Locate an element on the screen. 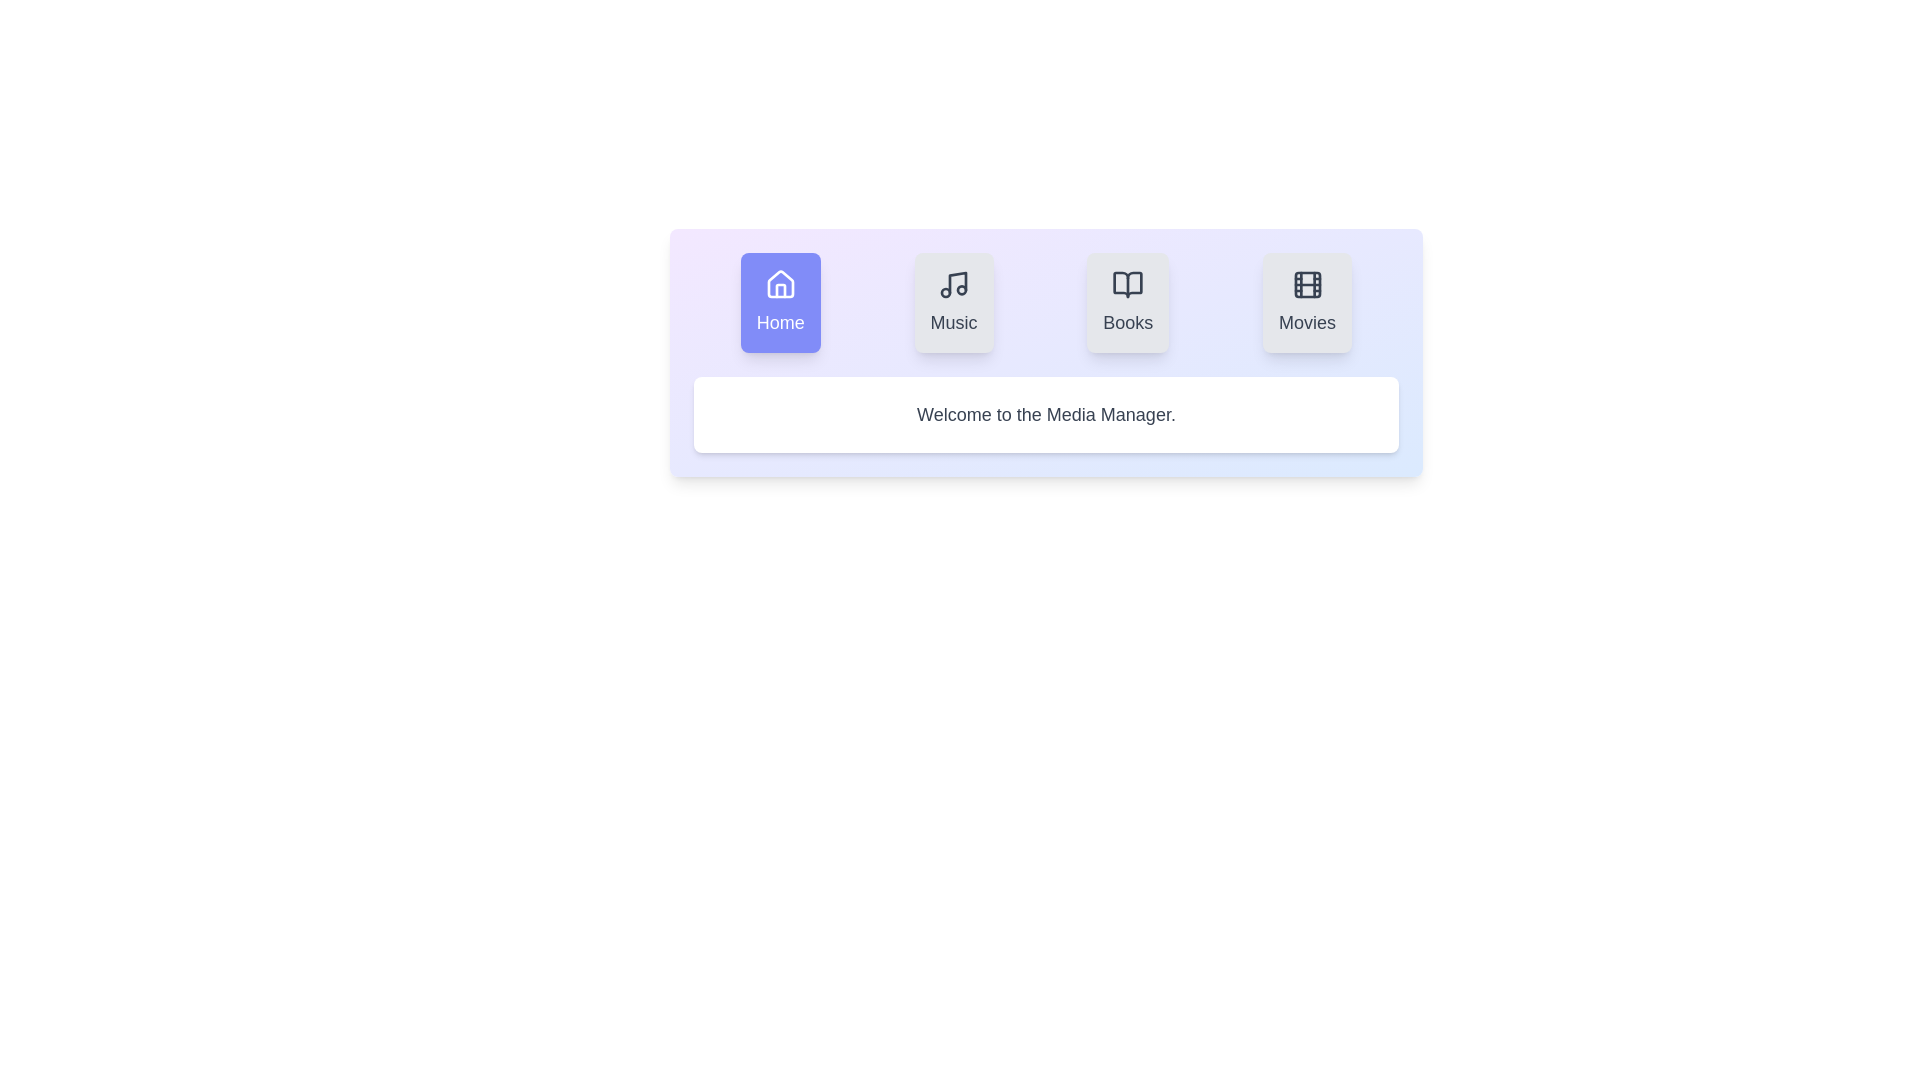  the Books tab to observe its hover effect is located at coordinates (1128, 303).